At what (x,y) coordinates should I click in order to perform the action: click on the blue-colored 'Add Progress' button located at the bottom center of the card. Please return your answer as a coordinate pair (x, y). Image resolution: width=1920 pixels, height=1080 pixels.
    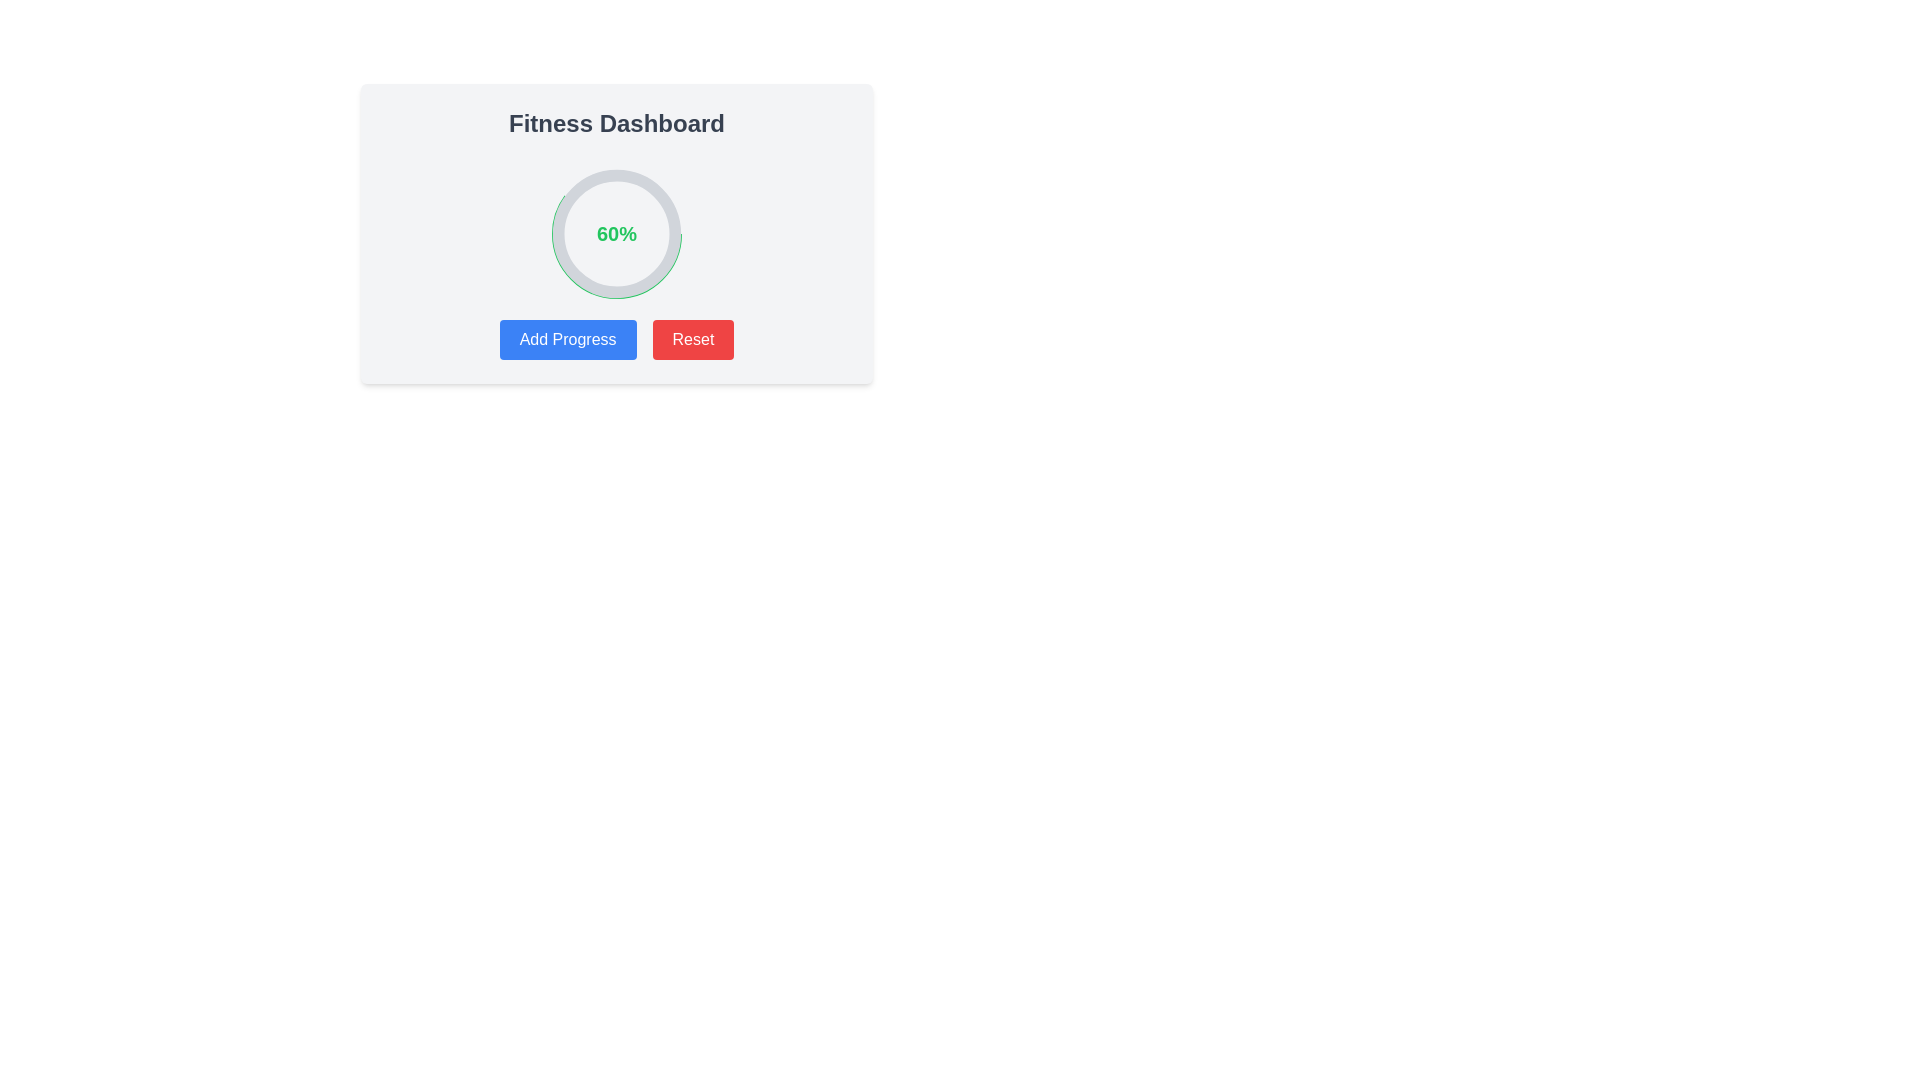
    Looking at the image, I should click on (615, 338).